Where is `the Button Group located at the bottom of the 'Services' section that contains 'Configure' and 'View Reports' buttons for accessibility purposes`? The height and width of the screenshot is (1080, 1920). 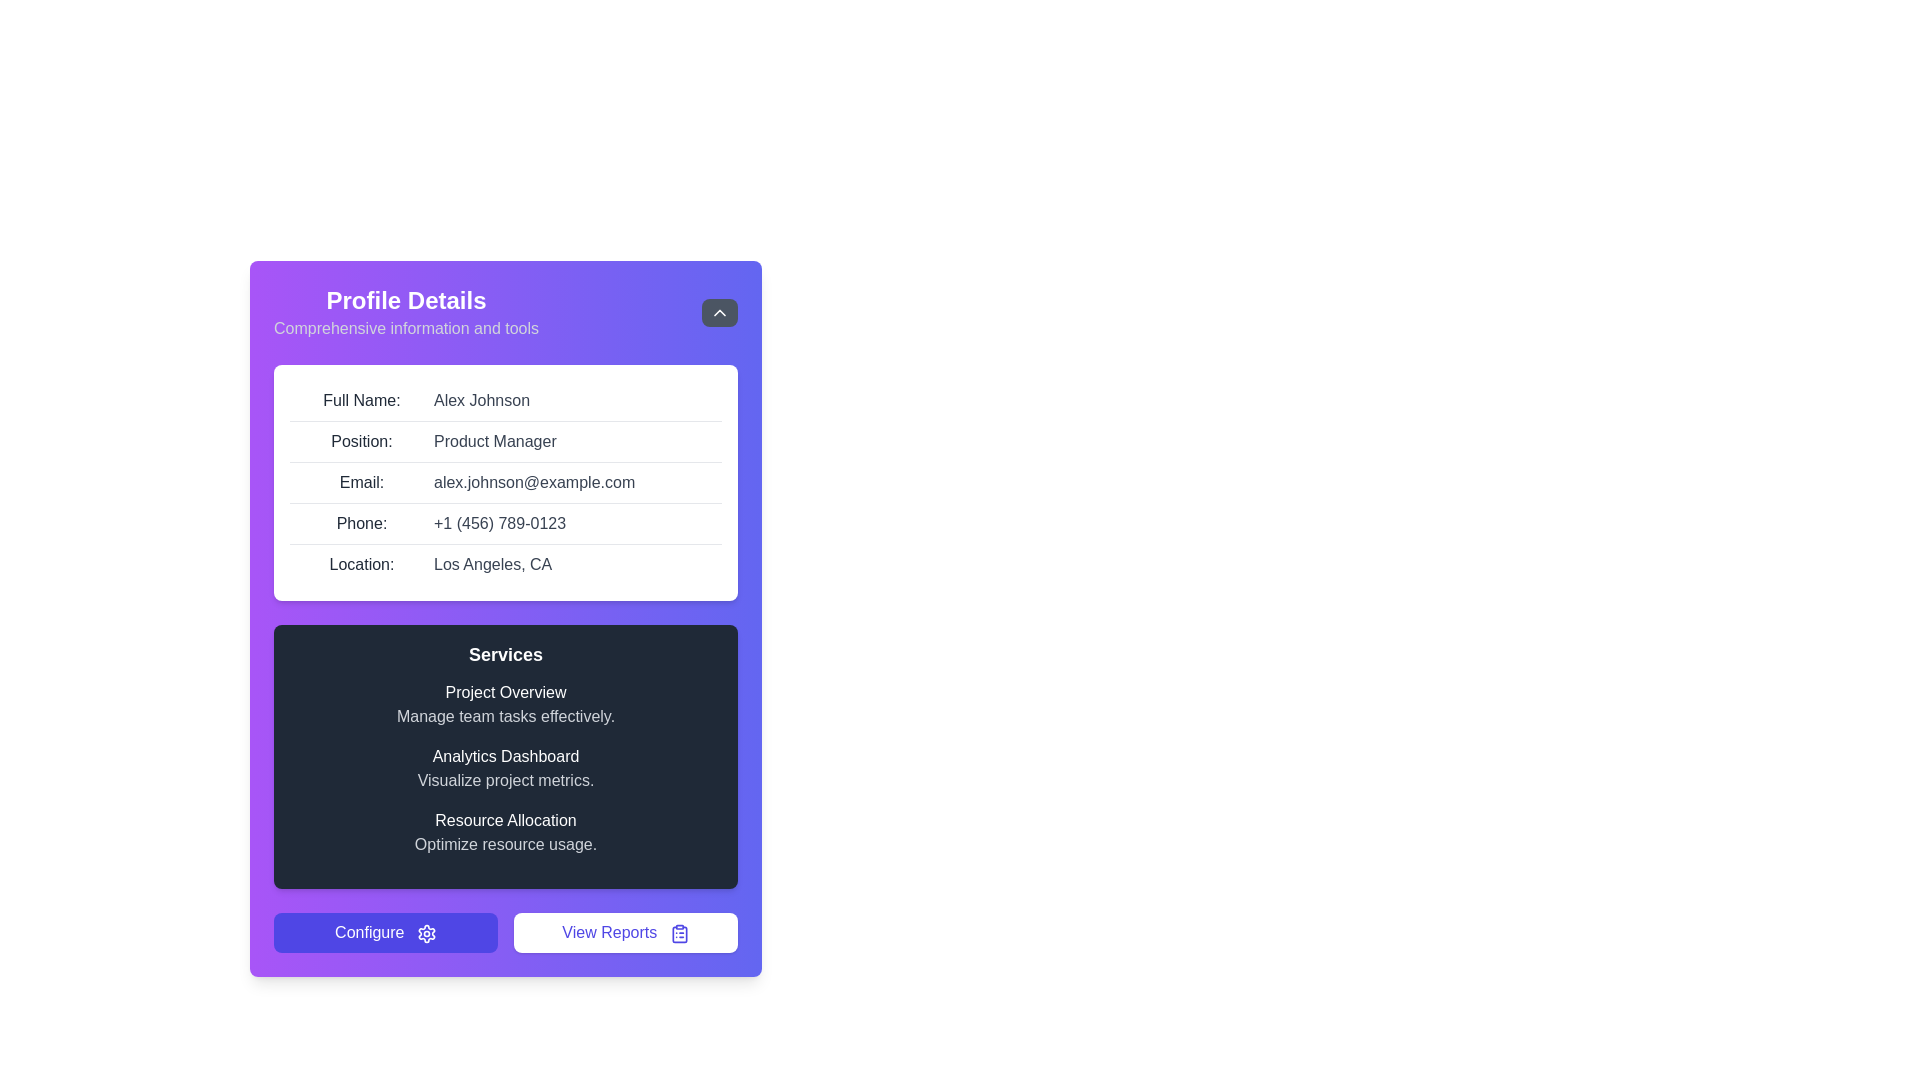
the Button Group located at the bottom of the 'Services' section that contains 'Configure' and 'View Reports' buttons for accessibility purposes is located at coordinates (505, 933).